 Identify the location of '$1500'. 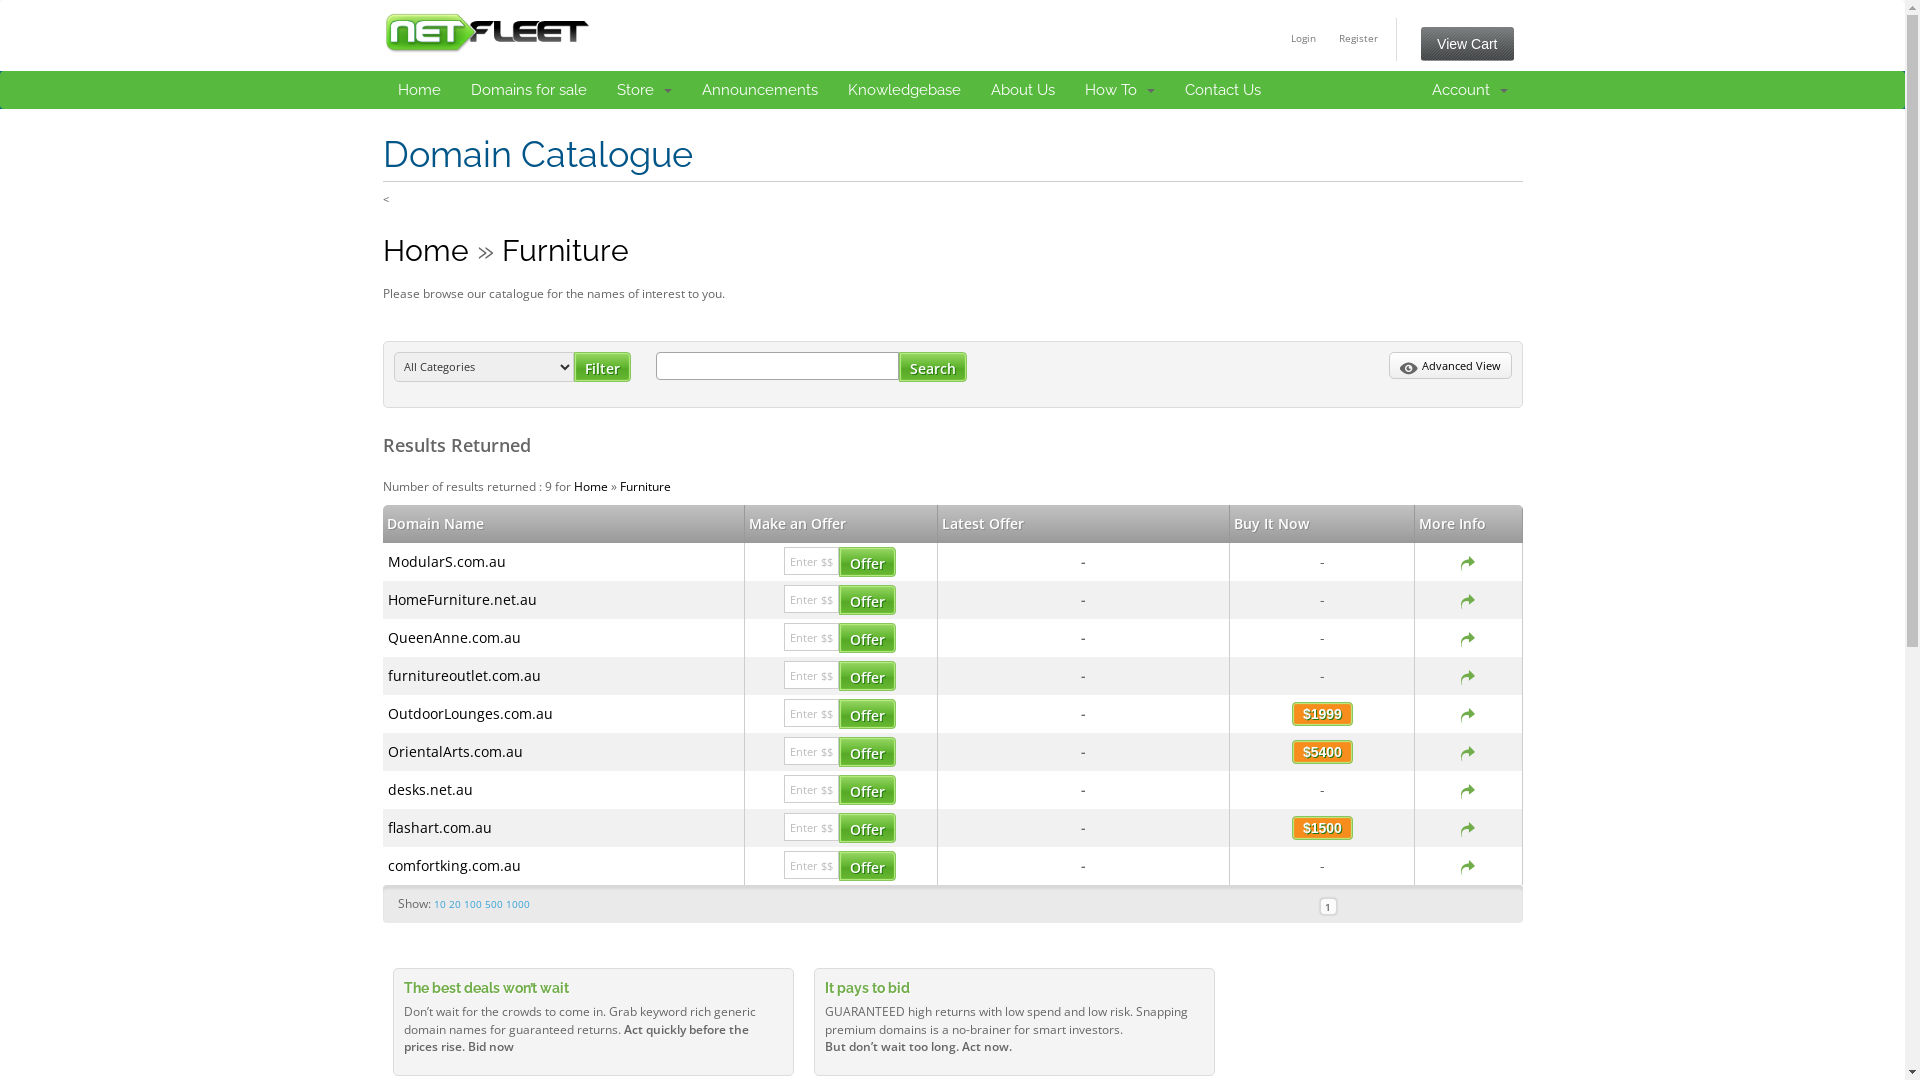
(1291, 828).